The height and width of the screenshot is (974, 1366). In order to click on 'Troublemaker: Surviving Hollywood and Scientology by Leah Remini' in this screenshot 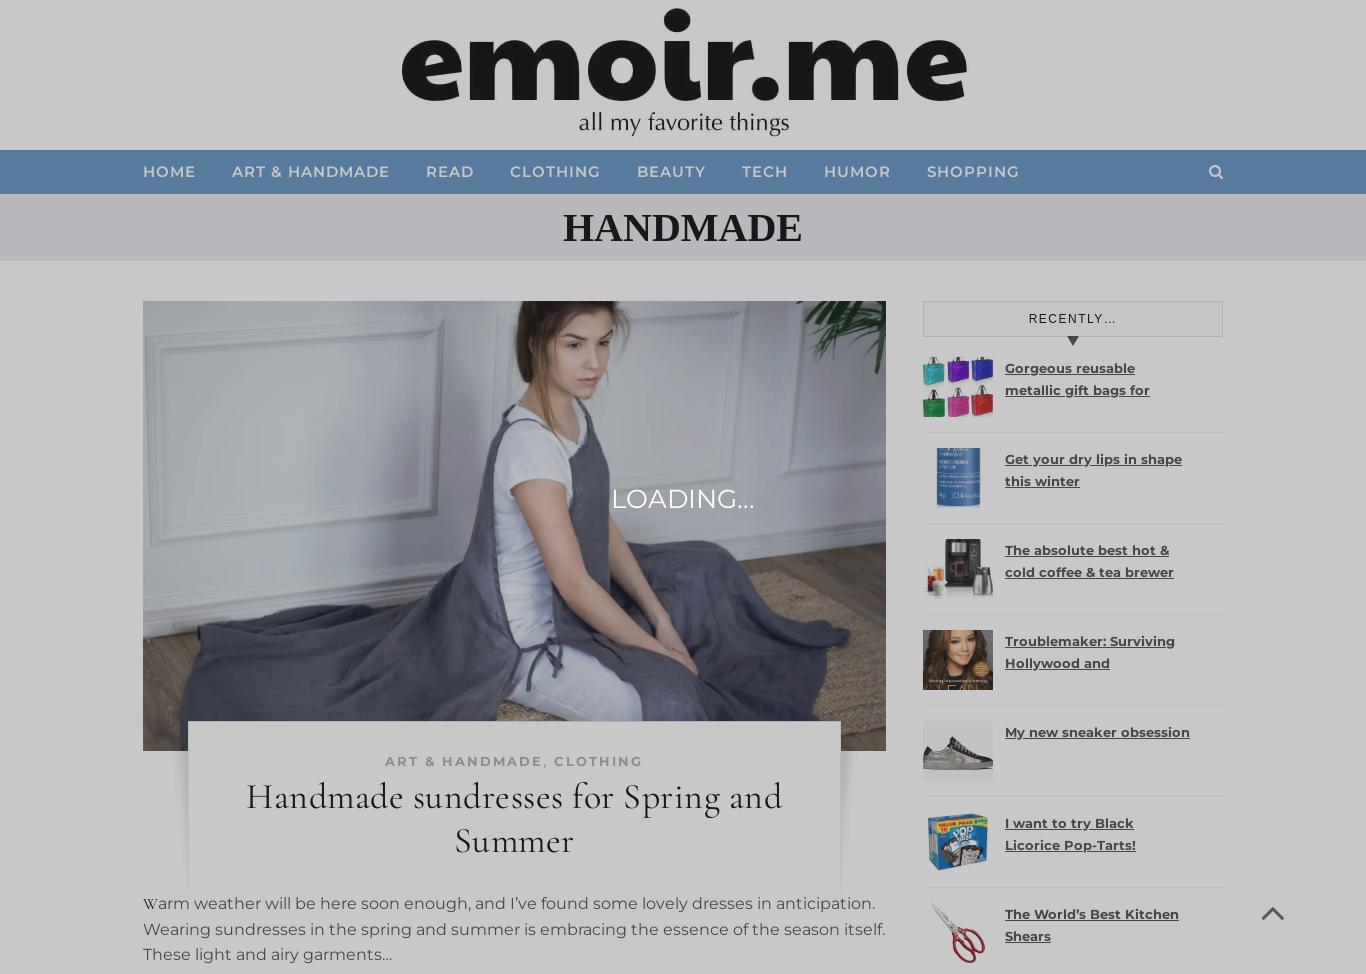, I will do `click(1004, 673)`.